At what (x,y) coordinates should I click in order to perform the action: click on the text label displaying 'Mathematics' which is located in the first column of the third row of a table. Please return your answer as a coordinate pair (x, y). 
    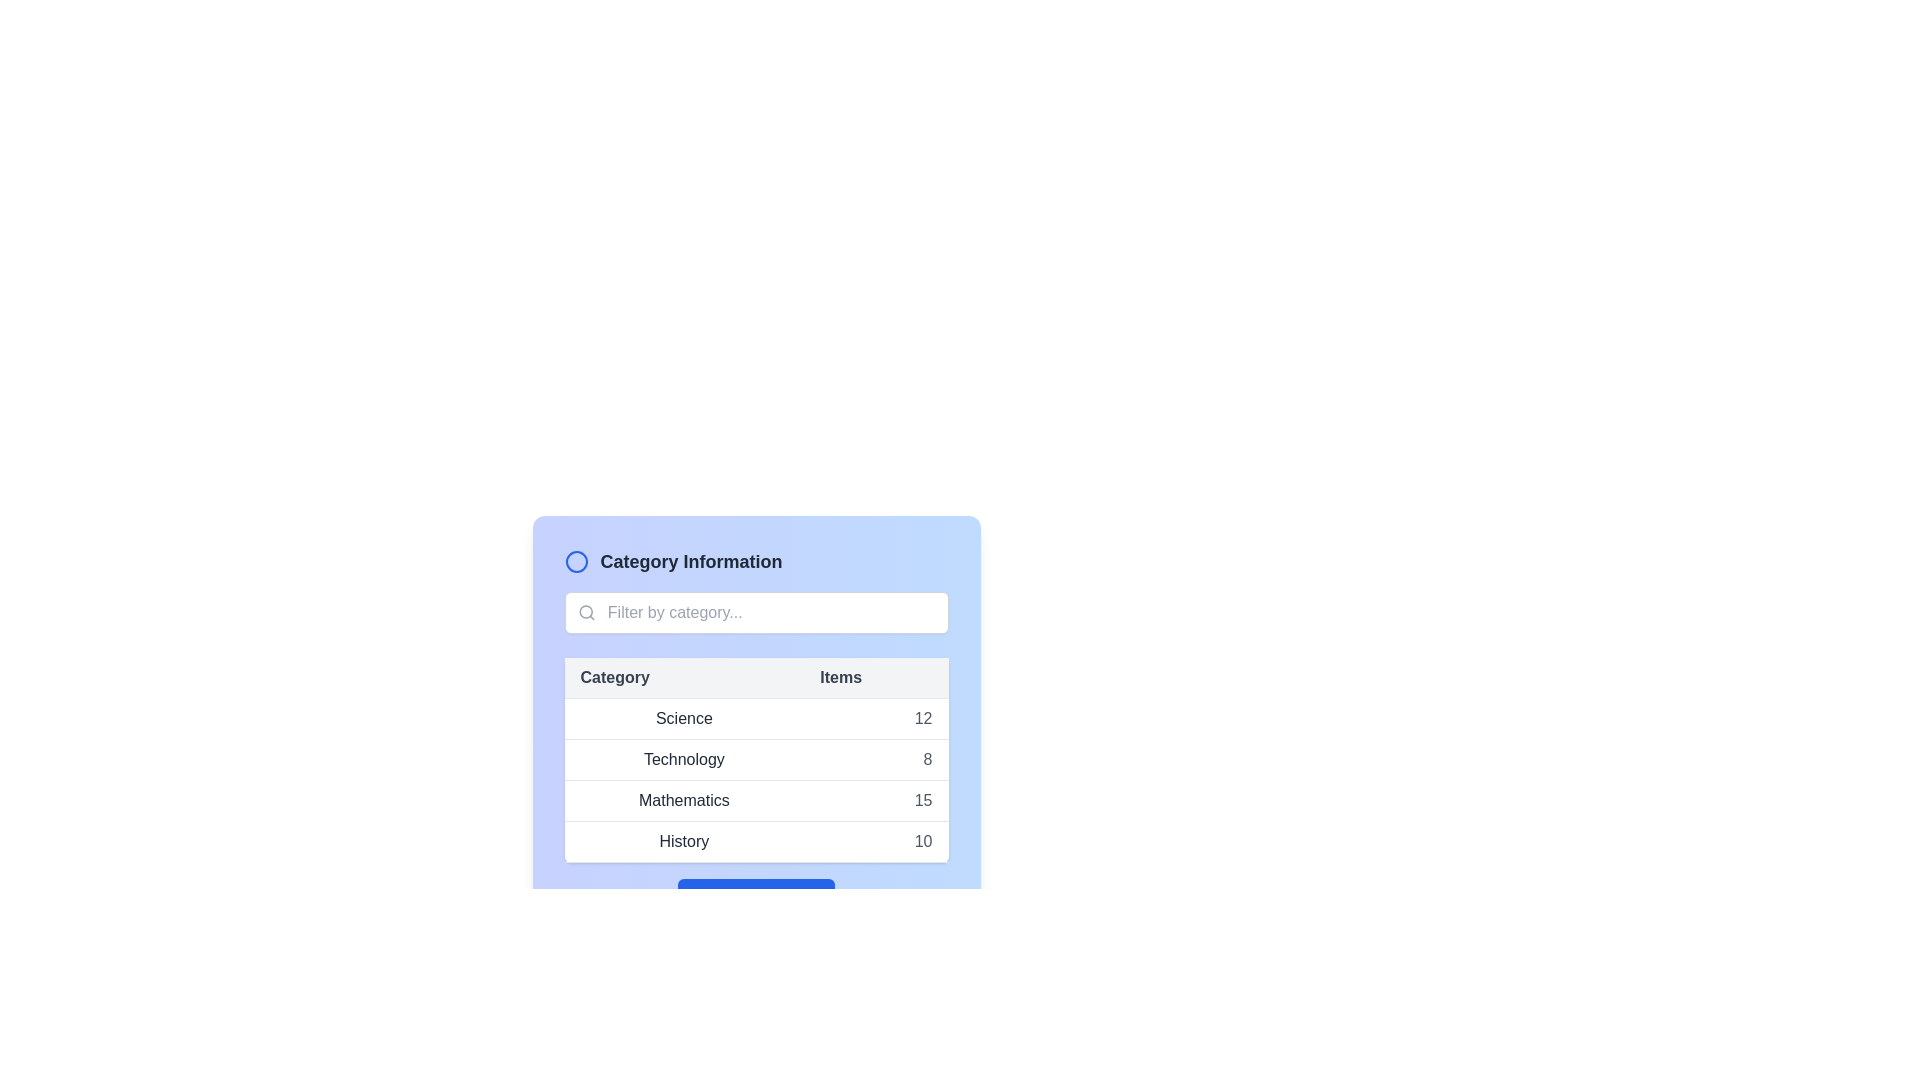
    Looking at the image, I should click on (684, 800).